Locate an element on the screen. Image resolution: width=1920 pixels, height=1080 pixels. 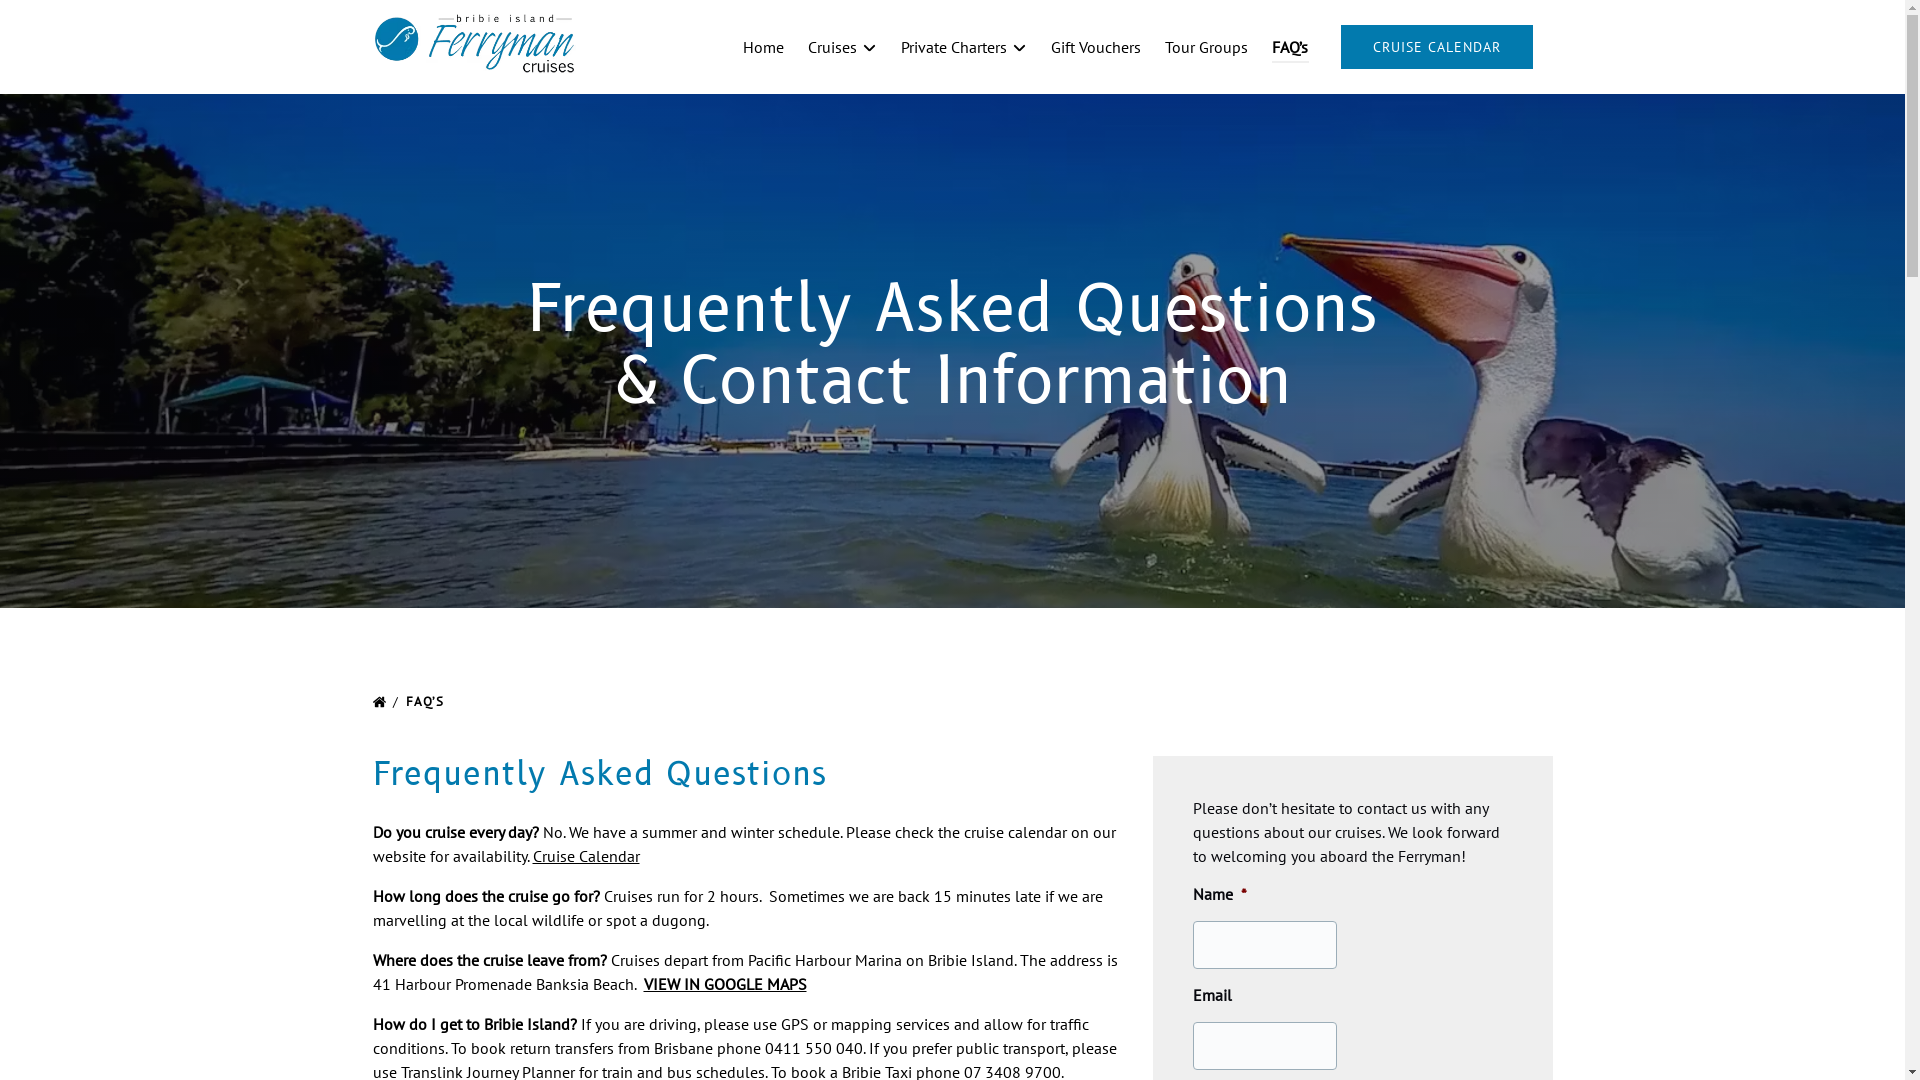
'CRUISE CALENDAR' is located at coordinates (1434, 45).